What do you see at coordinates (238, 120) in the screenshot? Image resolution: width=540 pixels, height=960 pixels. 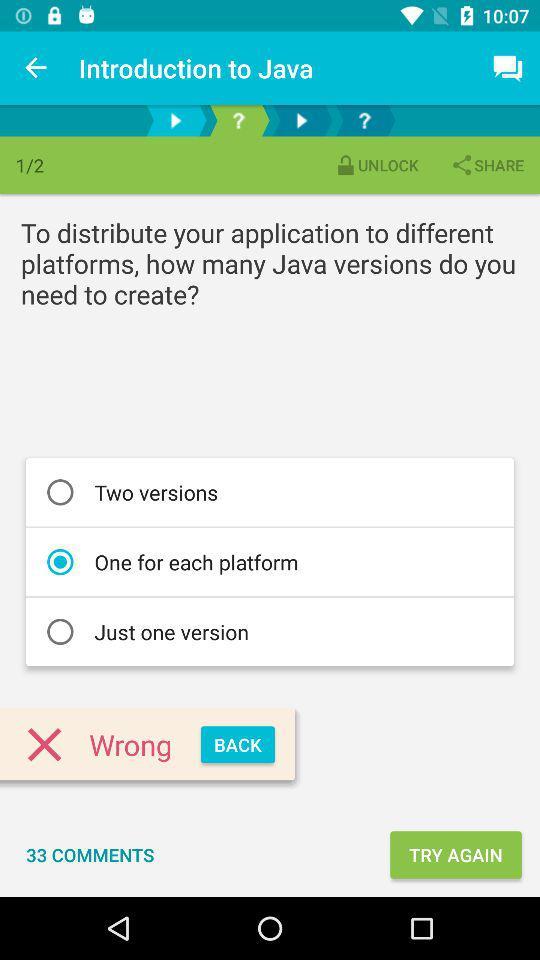 I see `see why the answer is wrong` at bounding box center [238, 120].